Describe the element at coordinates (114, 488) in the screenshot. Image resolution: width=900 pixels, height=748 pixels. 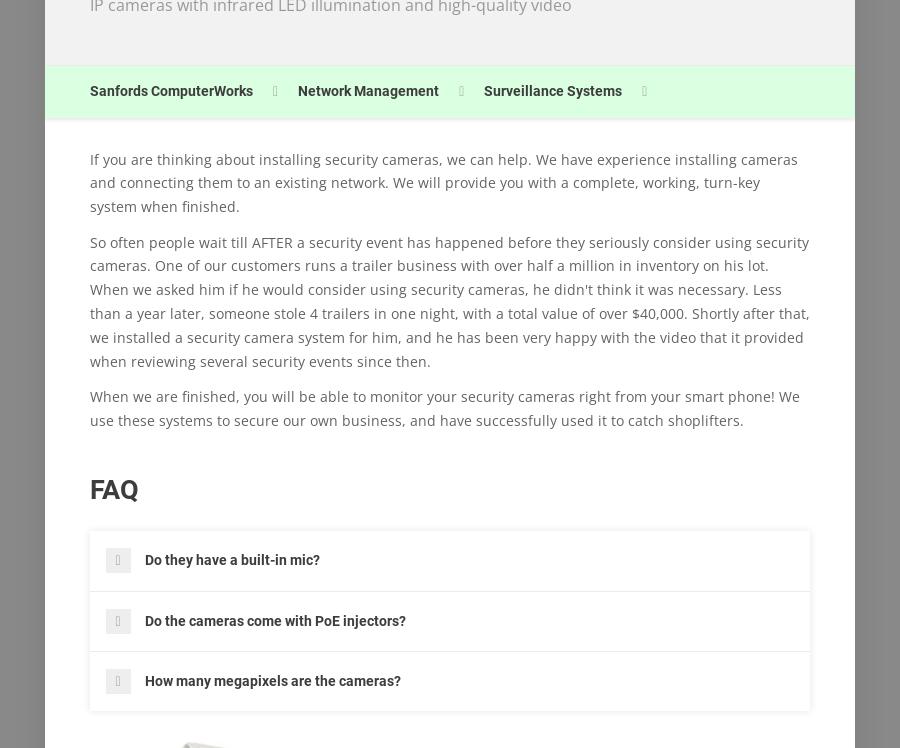
I see `'FAQ'` at that location.